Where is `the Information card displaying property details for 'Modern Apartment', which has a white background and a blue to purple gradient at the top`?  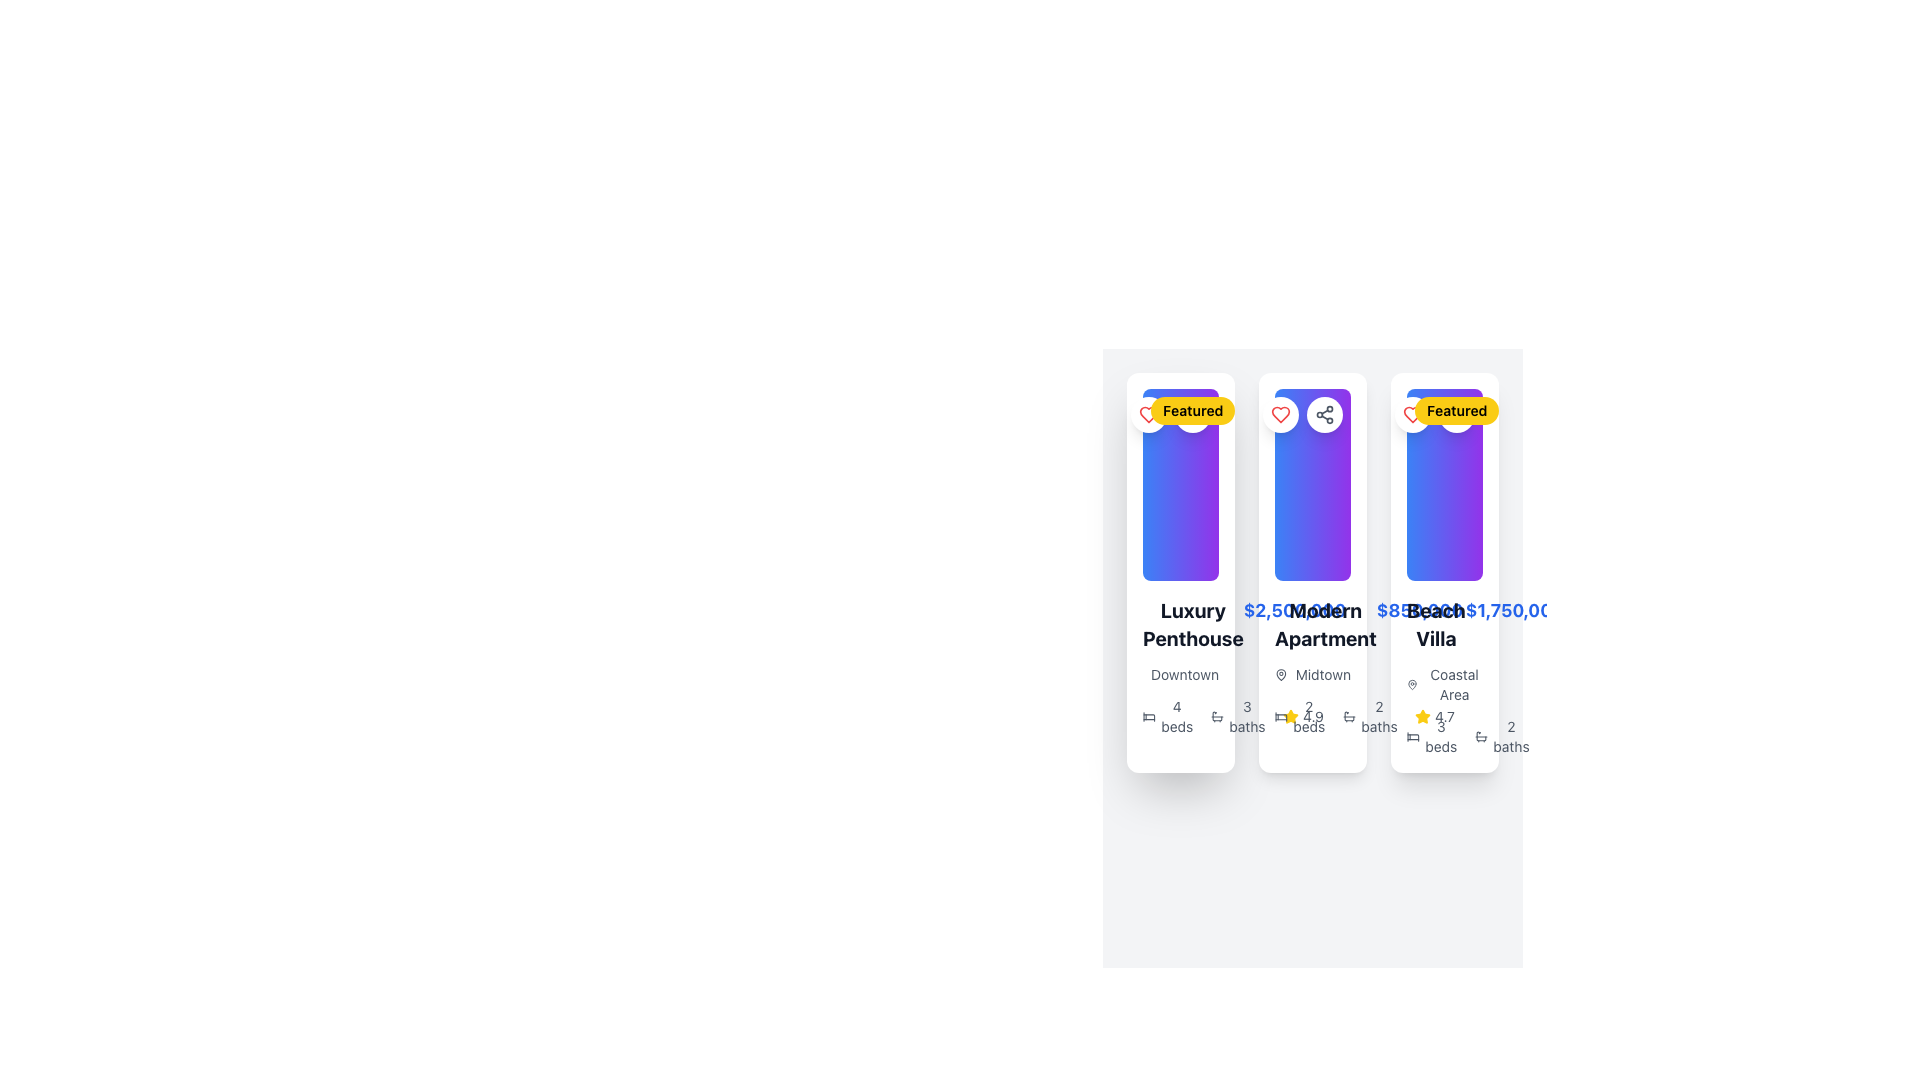
the Information card displaying property details for 'Modern Apartment', which has a white background and a blue to purple gradient at the top is located at coordinates (1313, 573).